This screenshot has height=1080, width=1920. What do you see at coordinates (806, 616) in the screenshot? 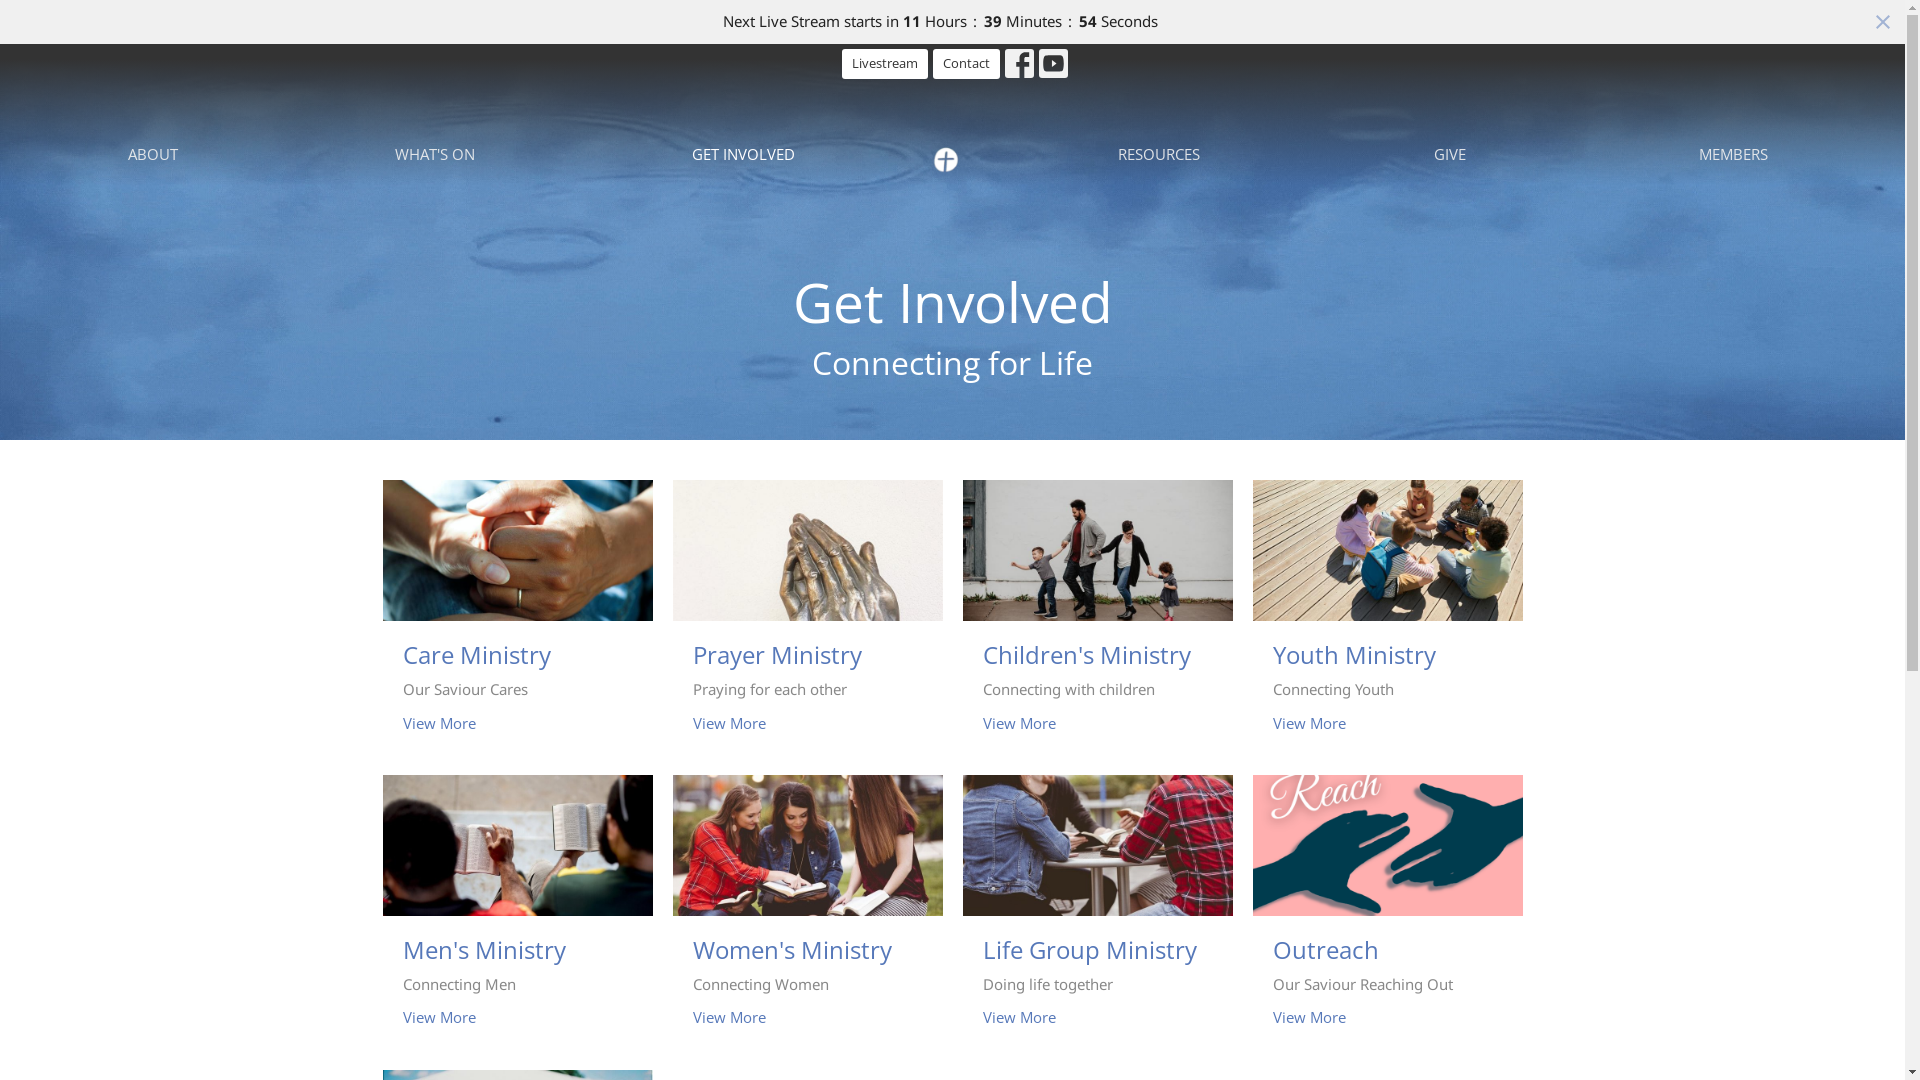
I see `'Prayer Ministry` at bounding box center [806, 616].